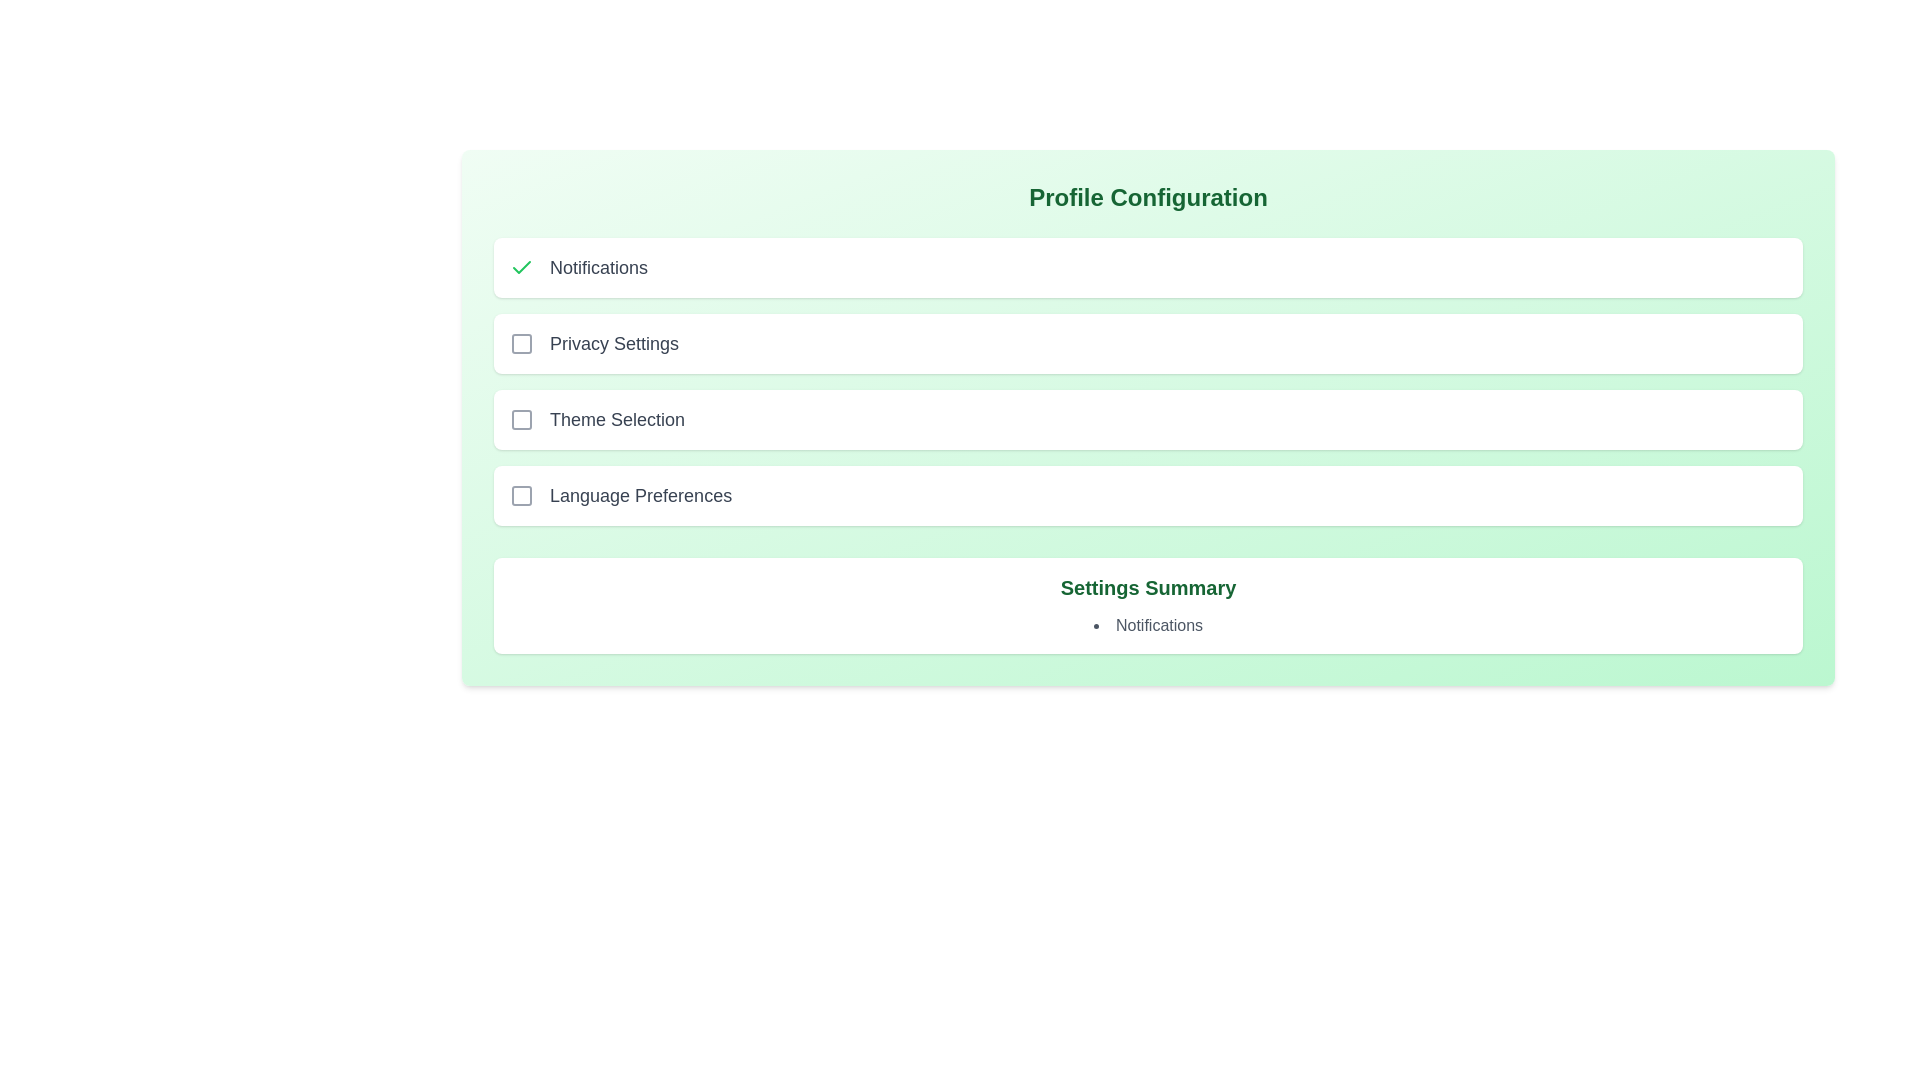 The width and height of the screenshot is (1920, 1080). Describe the element at coordinates (616, 419) in the screenshot. I see `the 'Theme Selection' label which displays the phrase in gray color and is styled with a clean and modern appearance` at that location.